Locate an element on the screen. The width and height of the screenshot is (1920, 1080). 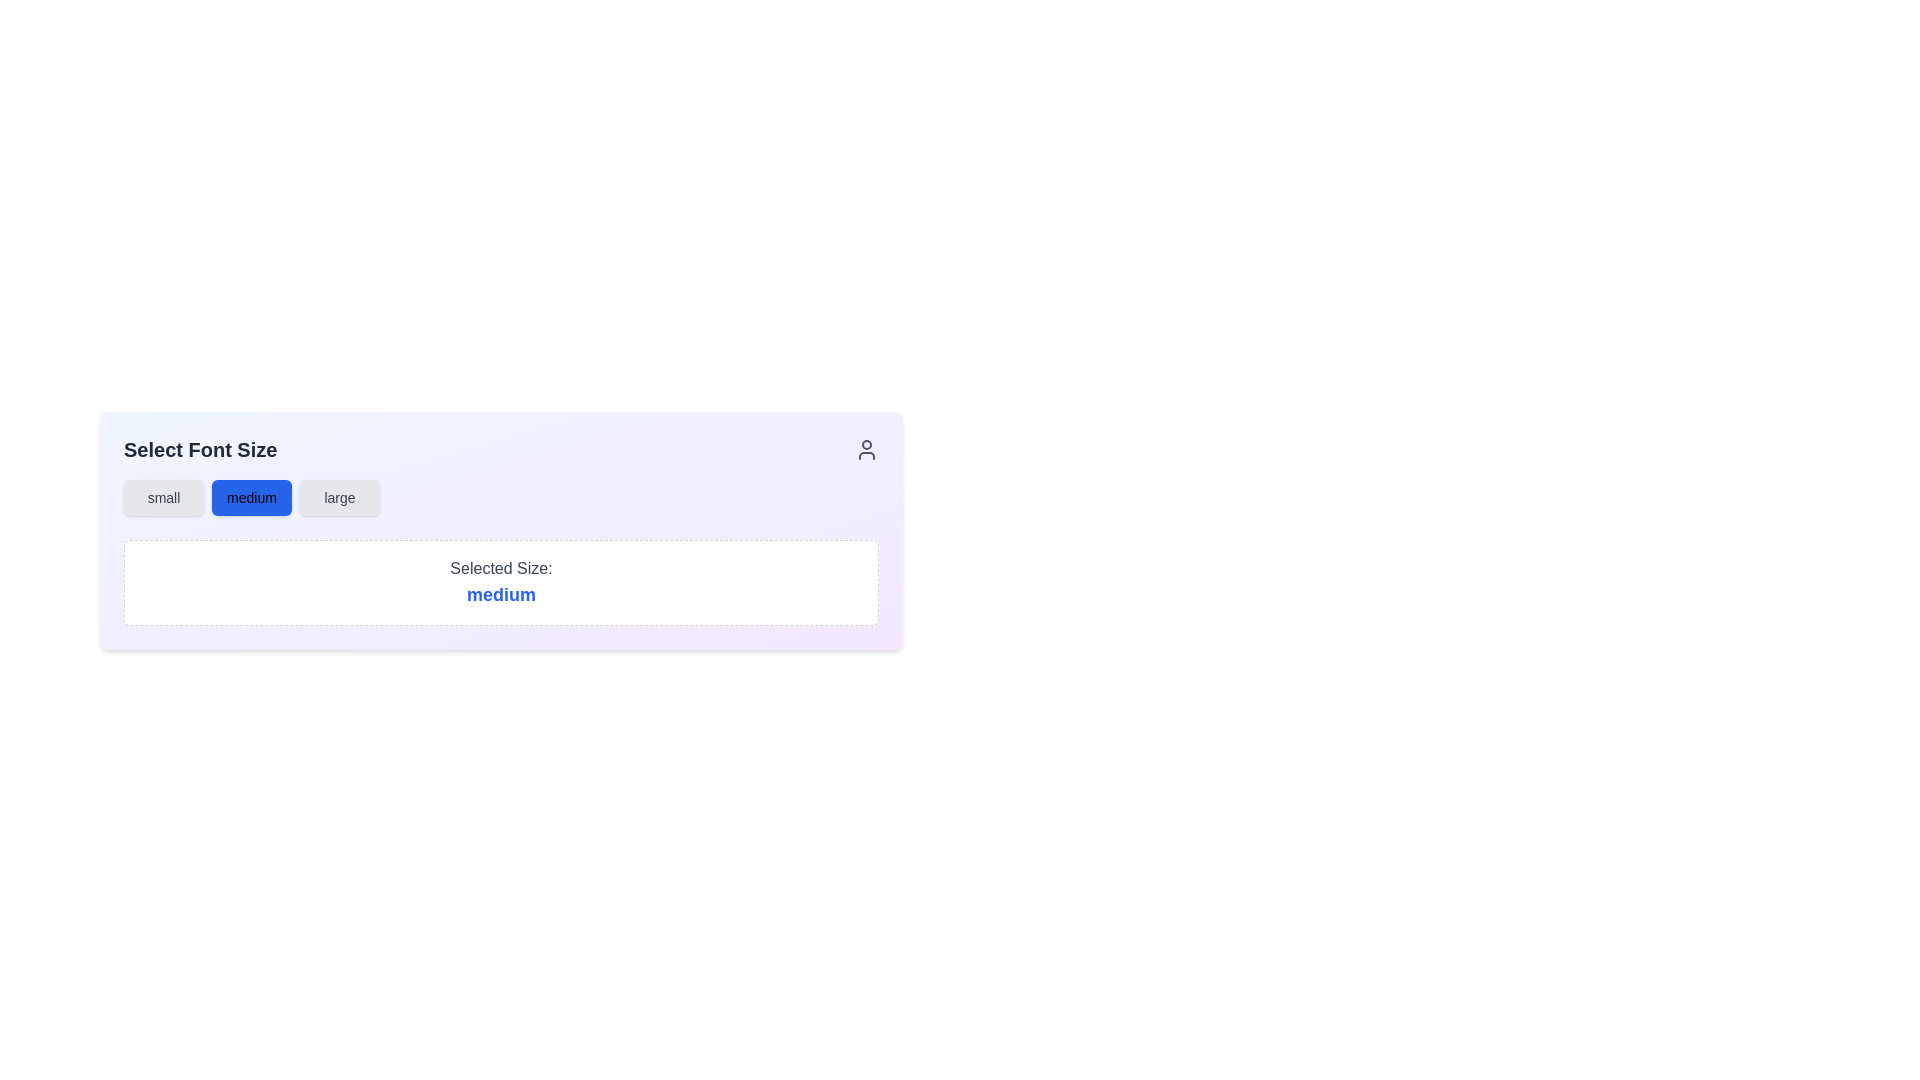
the Text label that introduces the font size options, located to the far left of the header section is located at coordinates (200, 450).